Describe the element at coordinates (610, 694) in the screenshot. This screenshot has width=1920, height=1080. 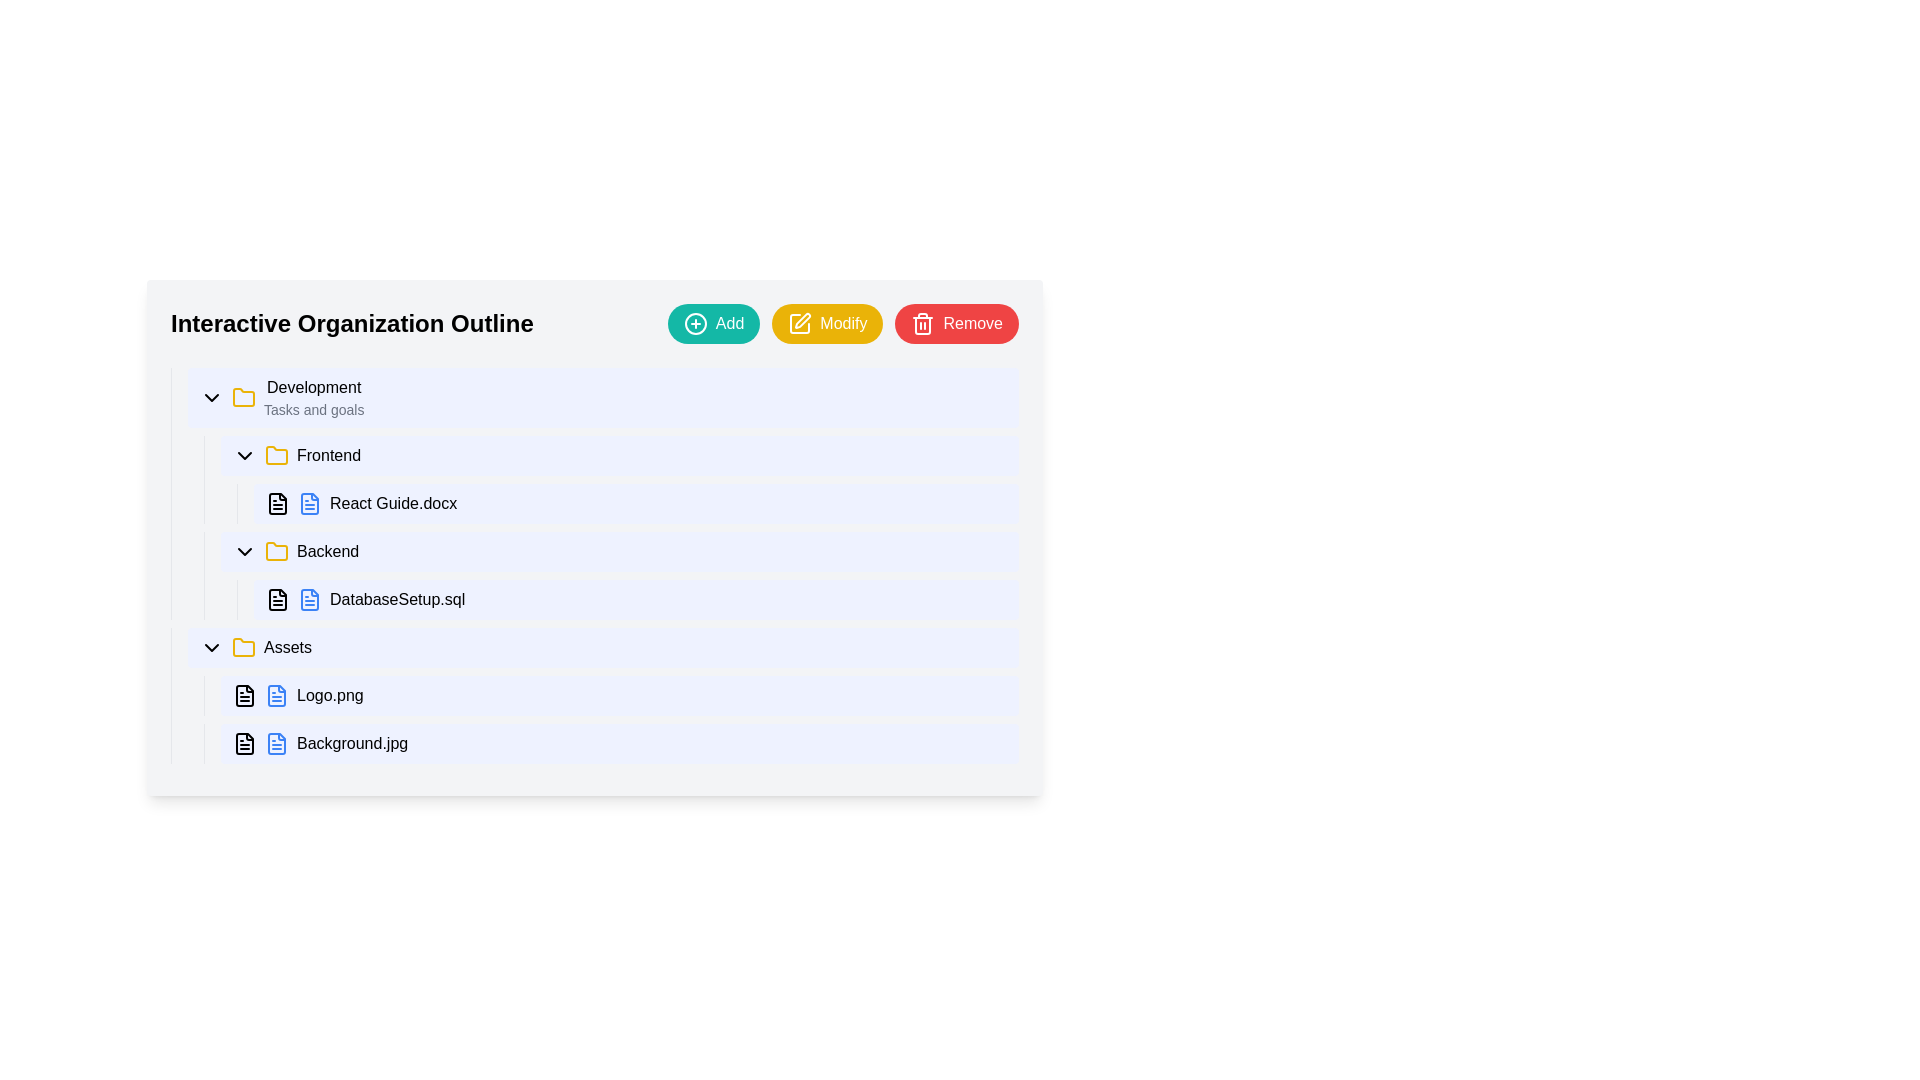
I see `the file list item named 'Logo.png'` at that location.